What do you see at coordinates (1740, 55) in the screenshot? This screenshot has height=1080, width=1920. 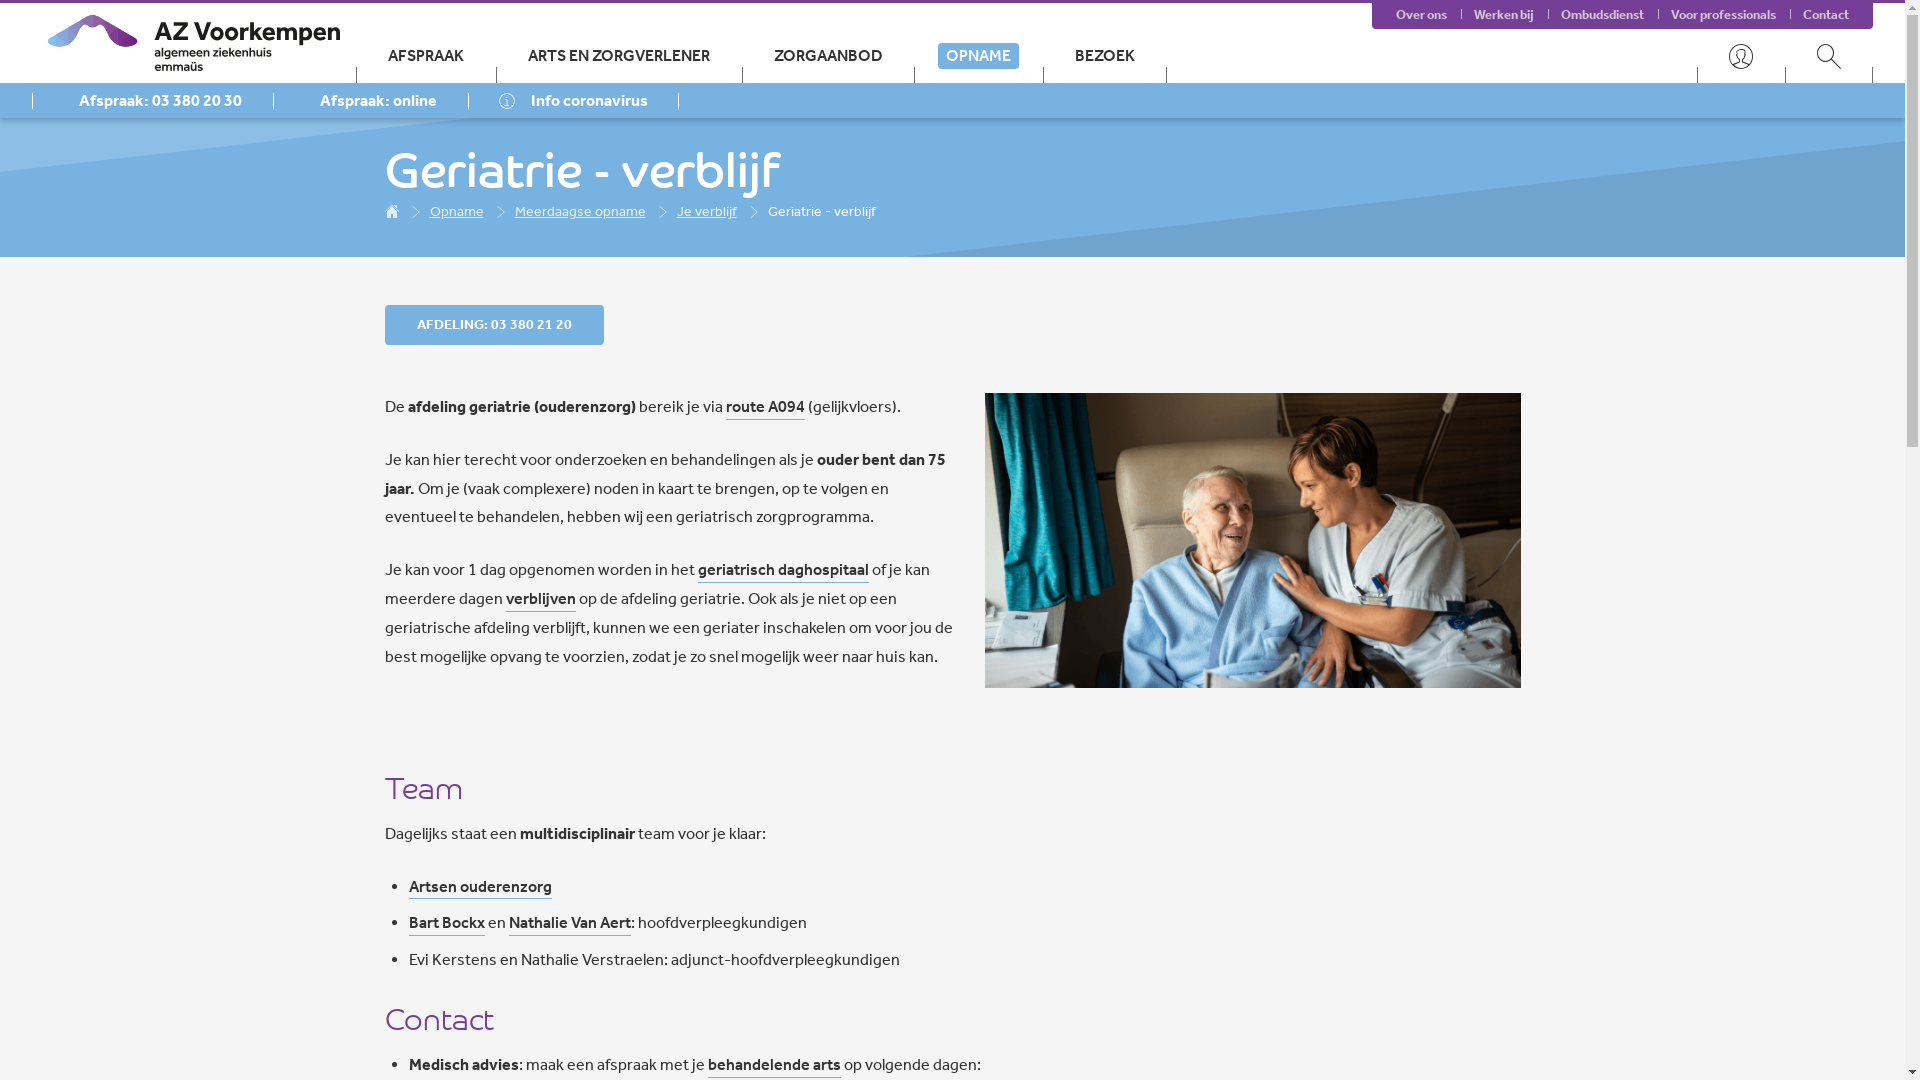 I see `'User menu'` at bounding box center [1740, 55].